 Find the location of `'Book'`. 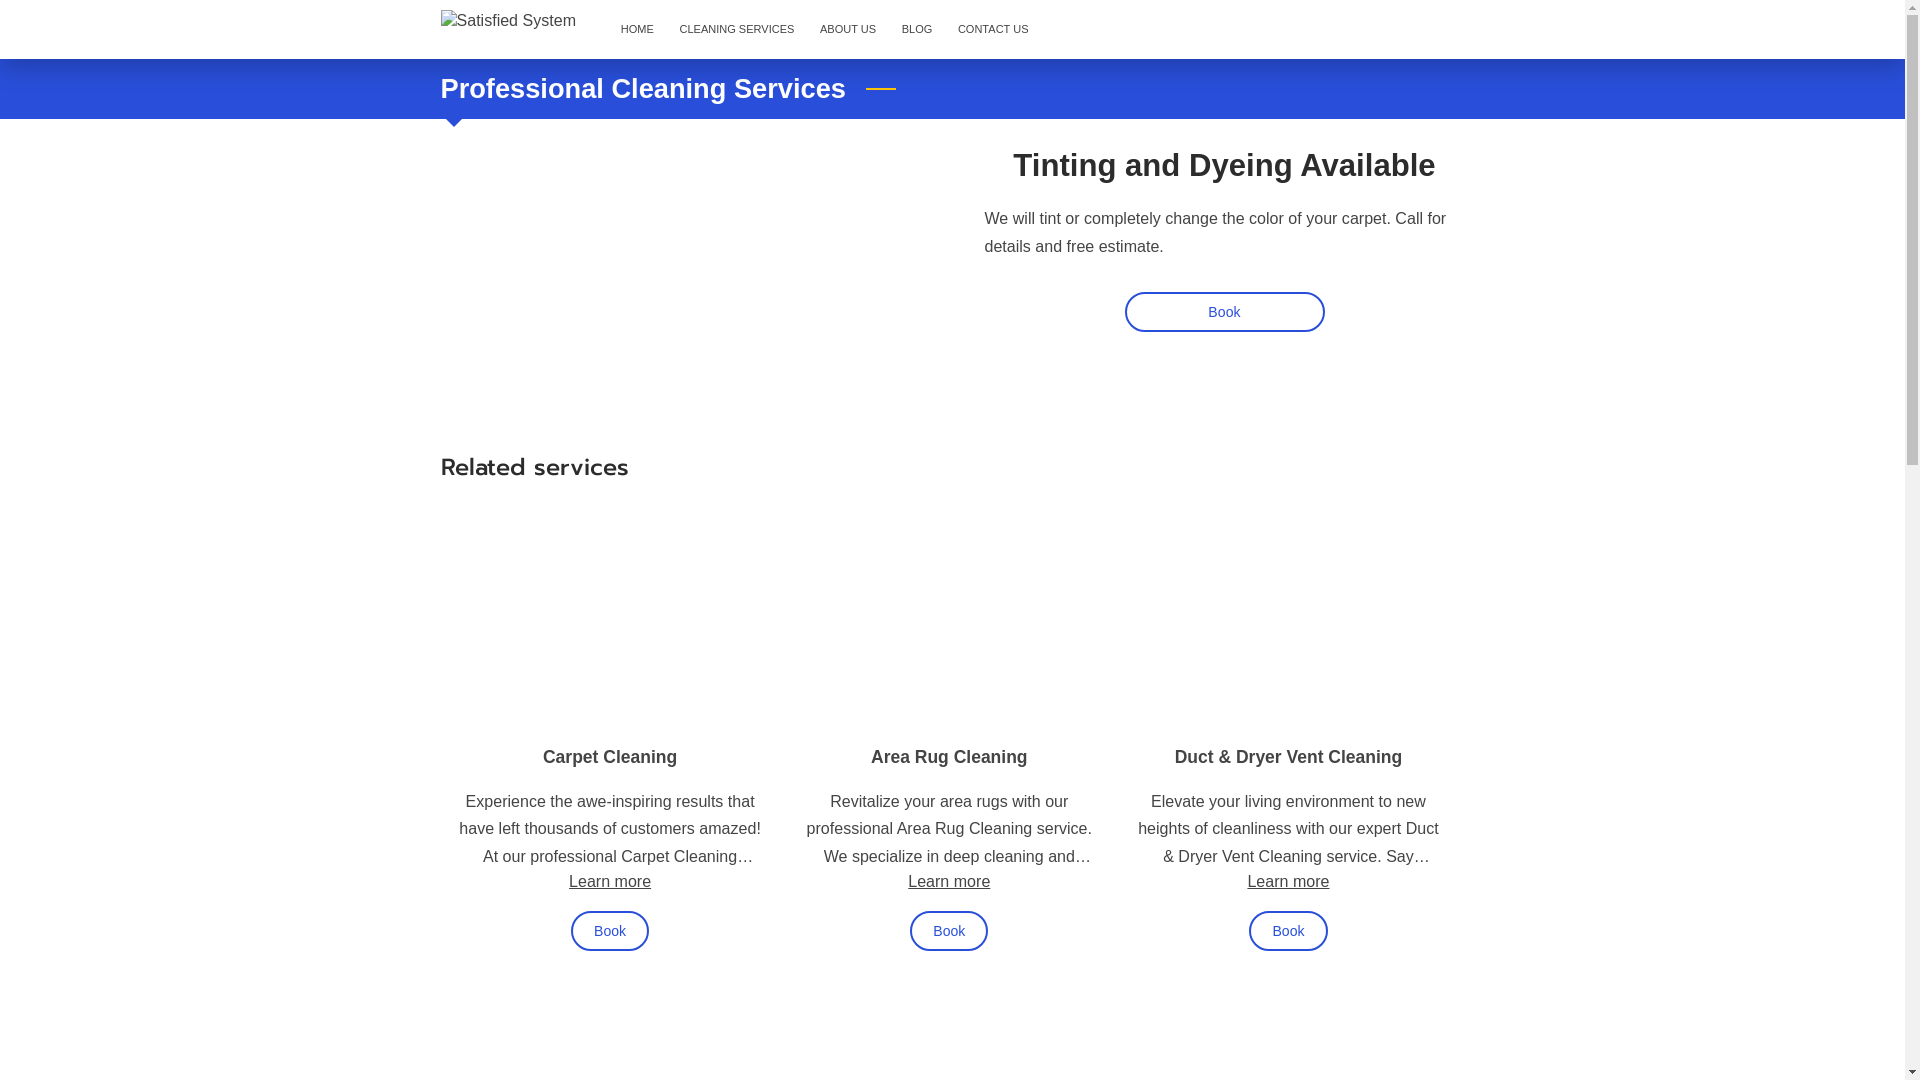

'Book' is located at coordinates (1223, 312).